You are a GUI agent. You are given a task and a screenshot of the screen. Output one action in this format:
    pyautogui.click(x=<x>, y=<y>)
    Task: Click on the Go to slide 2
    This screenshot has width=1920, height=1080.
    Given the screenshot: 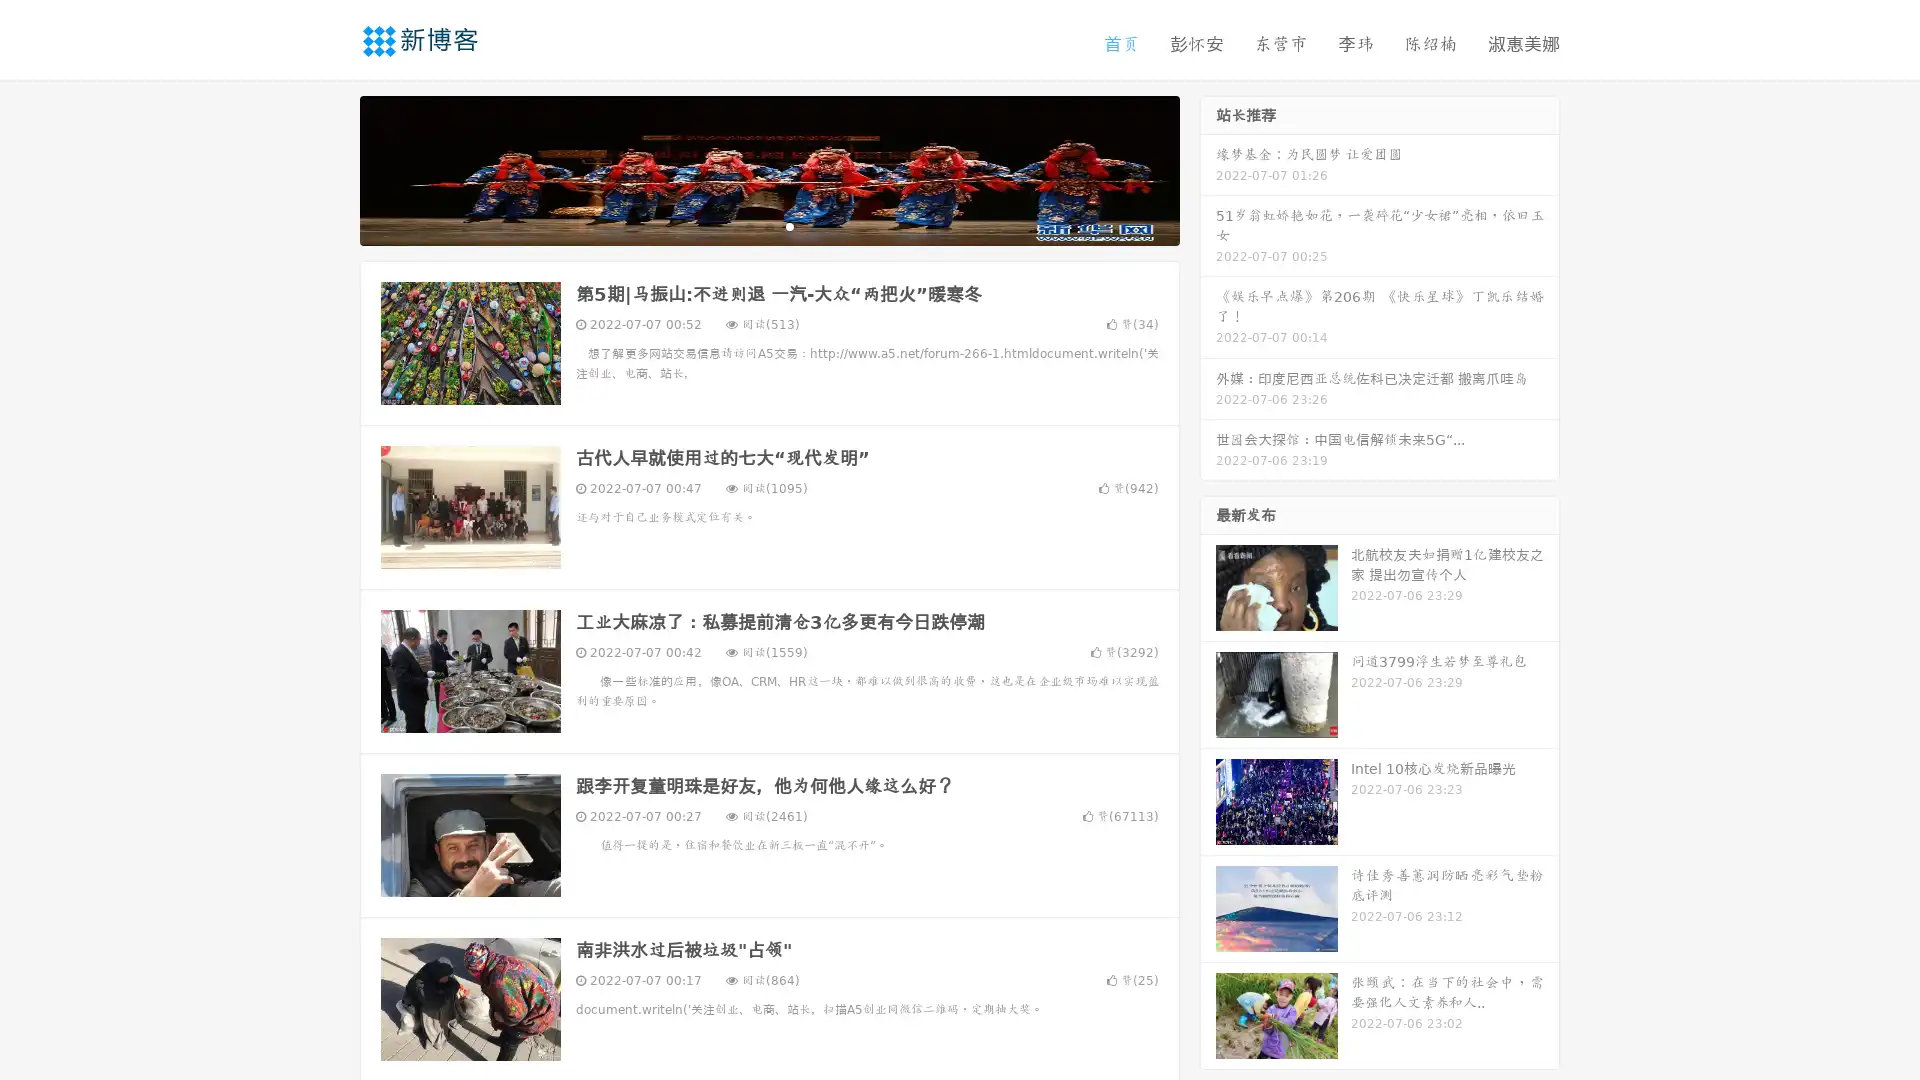 What is the action you would take?
    pyautogui.click(x=768, y=225)
    